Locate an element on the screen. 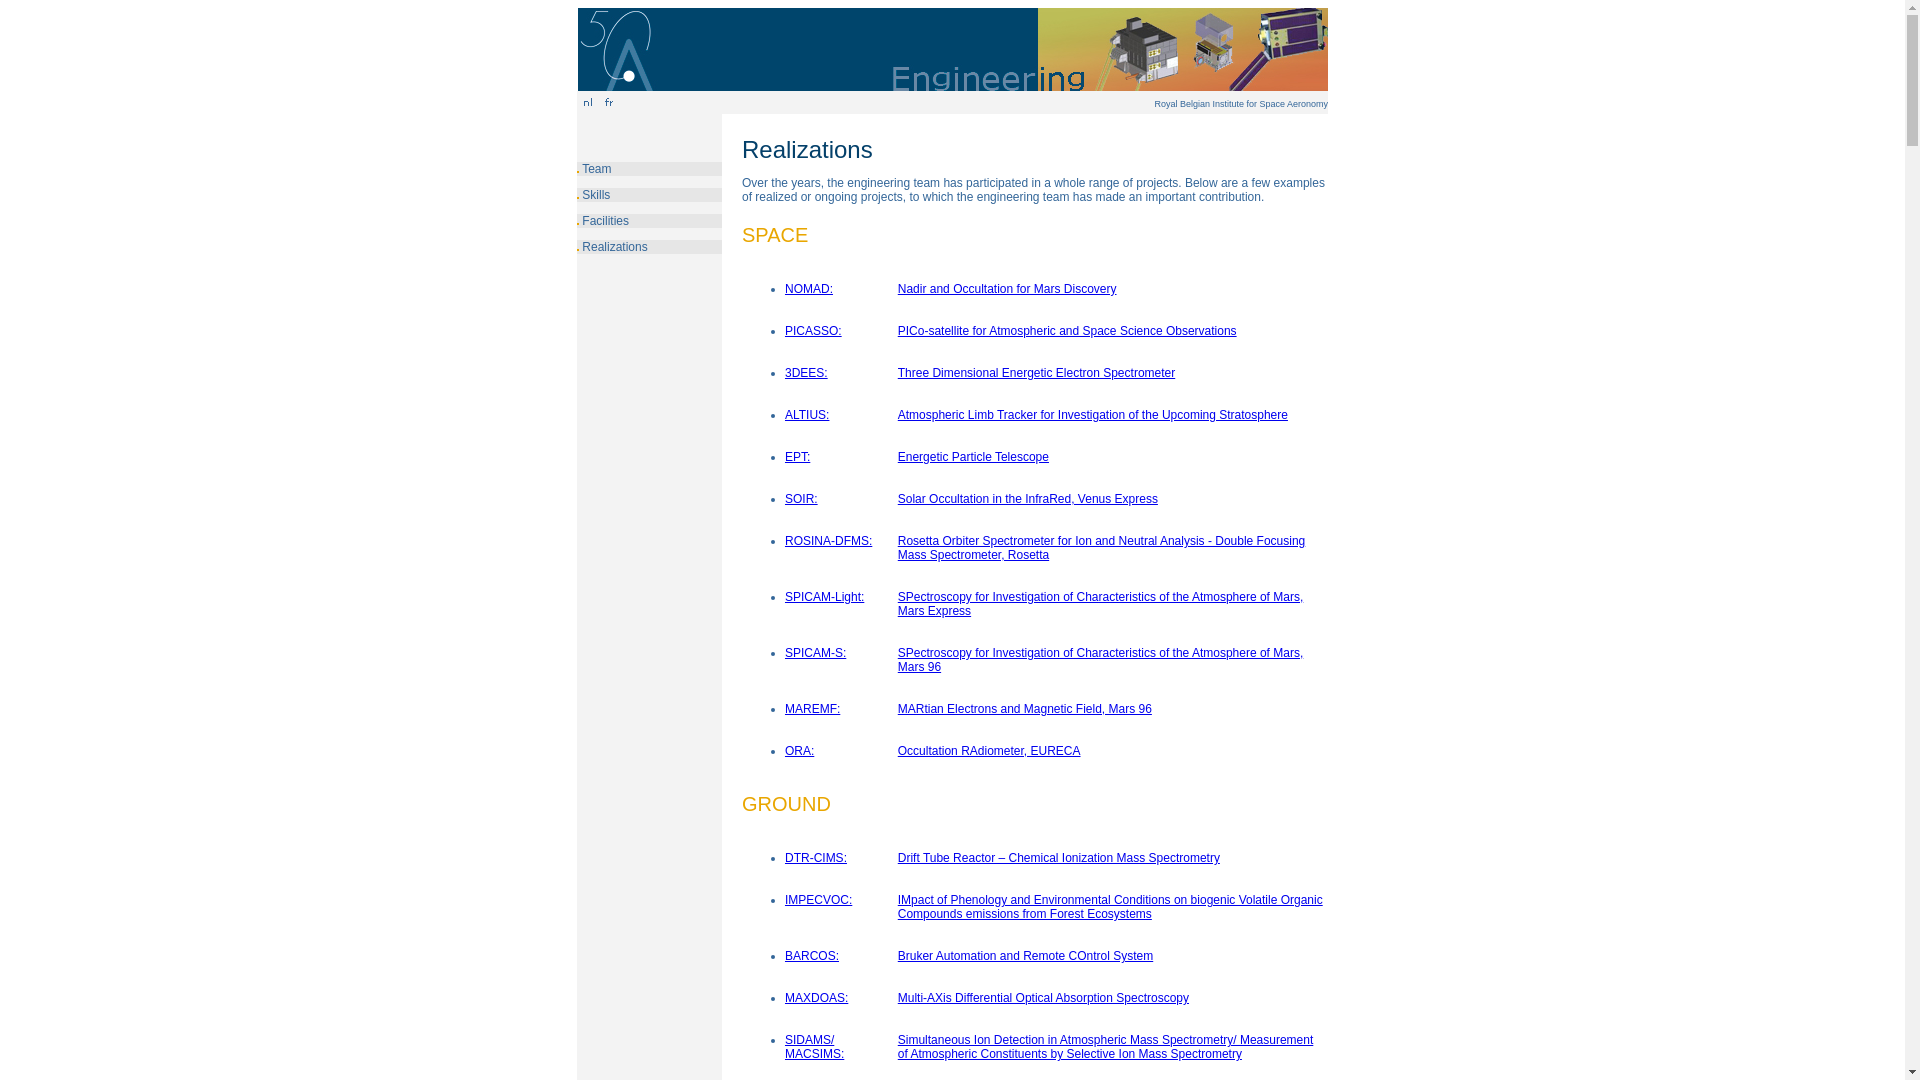 This screenshot has width=1920, height=1080. 'IMPECVOC:' is located at coordinates (818, 898).